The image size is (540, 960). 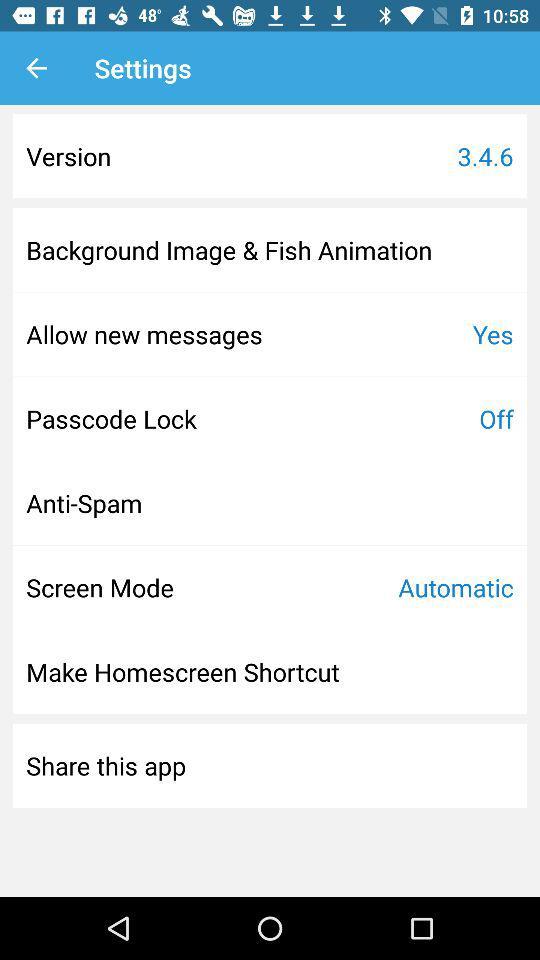 I want to click on the item above the make homescreen shortcut item, so click(x=99, y=587).